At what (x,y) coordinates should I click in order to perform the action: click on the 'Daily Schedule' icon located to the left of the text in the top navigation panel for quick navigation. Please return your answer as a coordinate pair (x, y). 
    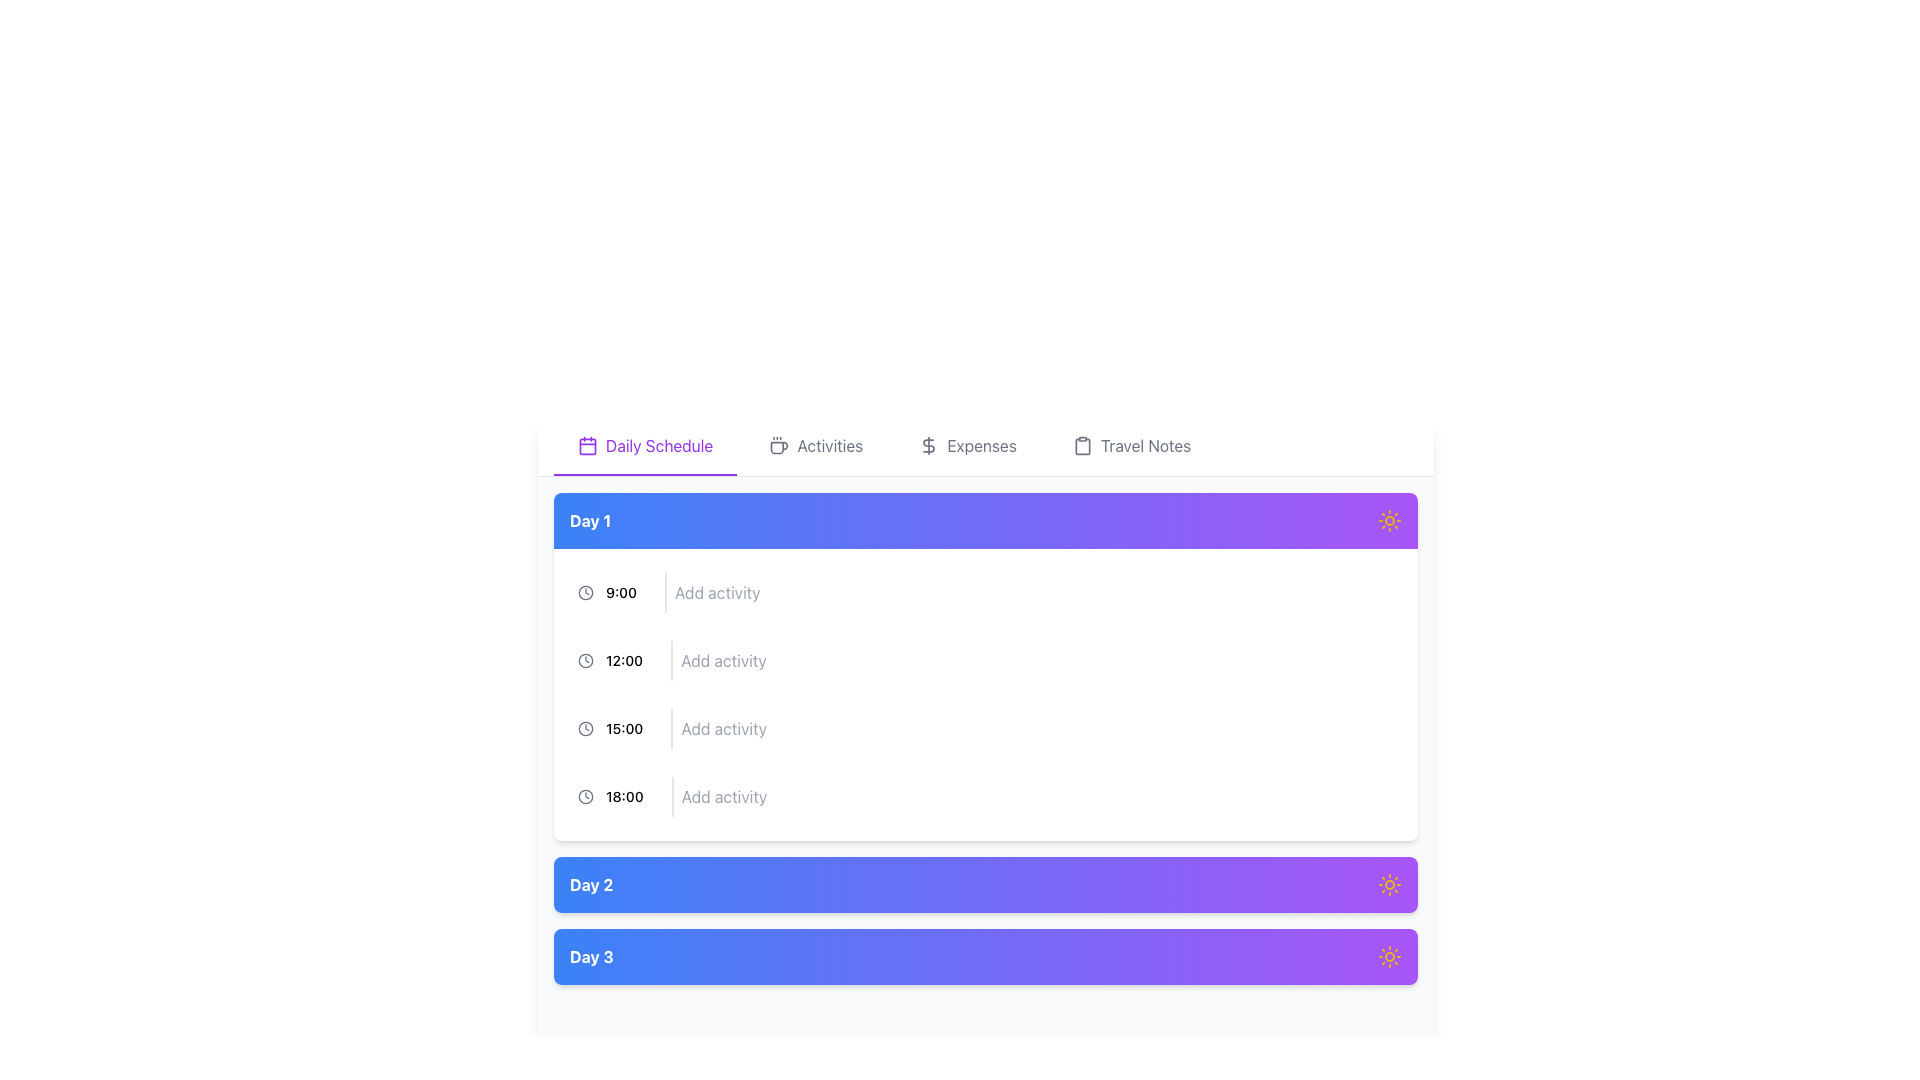
    Looking at the image, I should click on (587, 445).